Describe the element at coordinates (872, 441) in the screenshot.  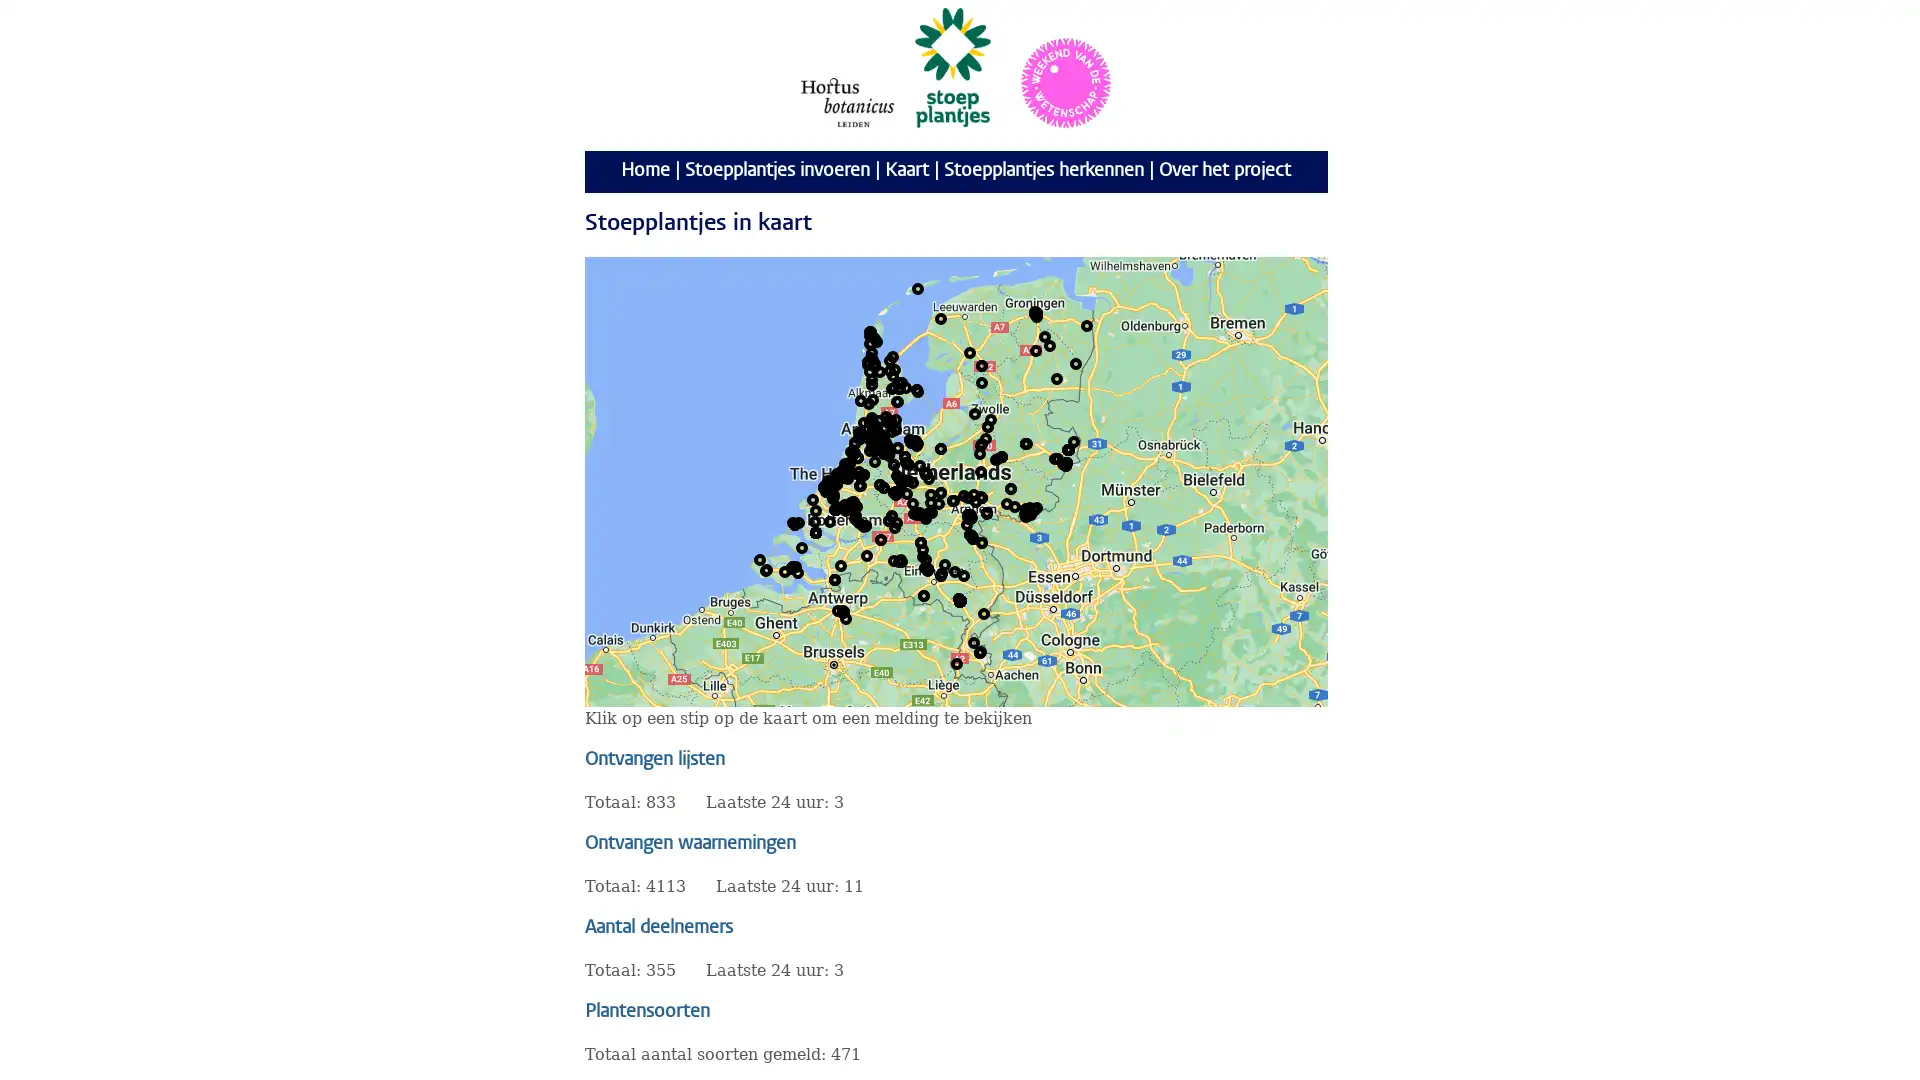
I see `Telling van peterkilian op 30 december 2021` at that location.